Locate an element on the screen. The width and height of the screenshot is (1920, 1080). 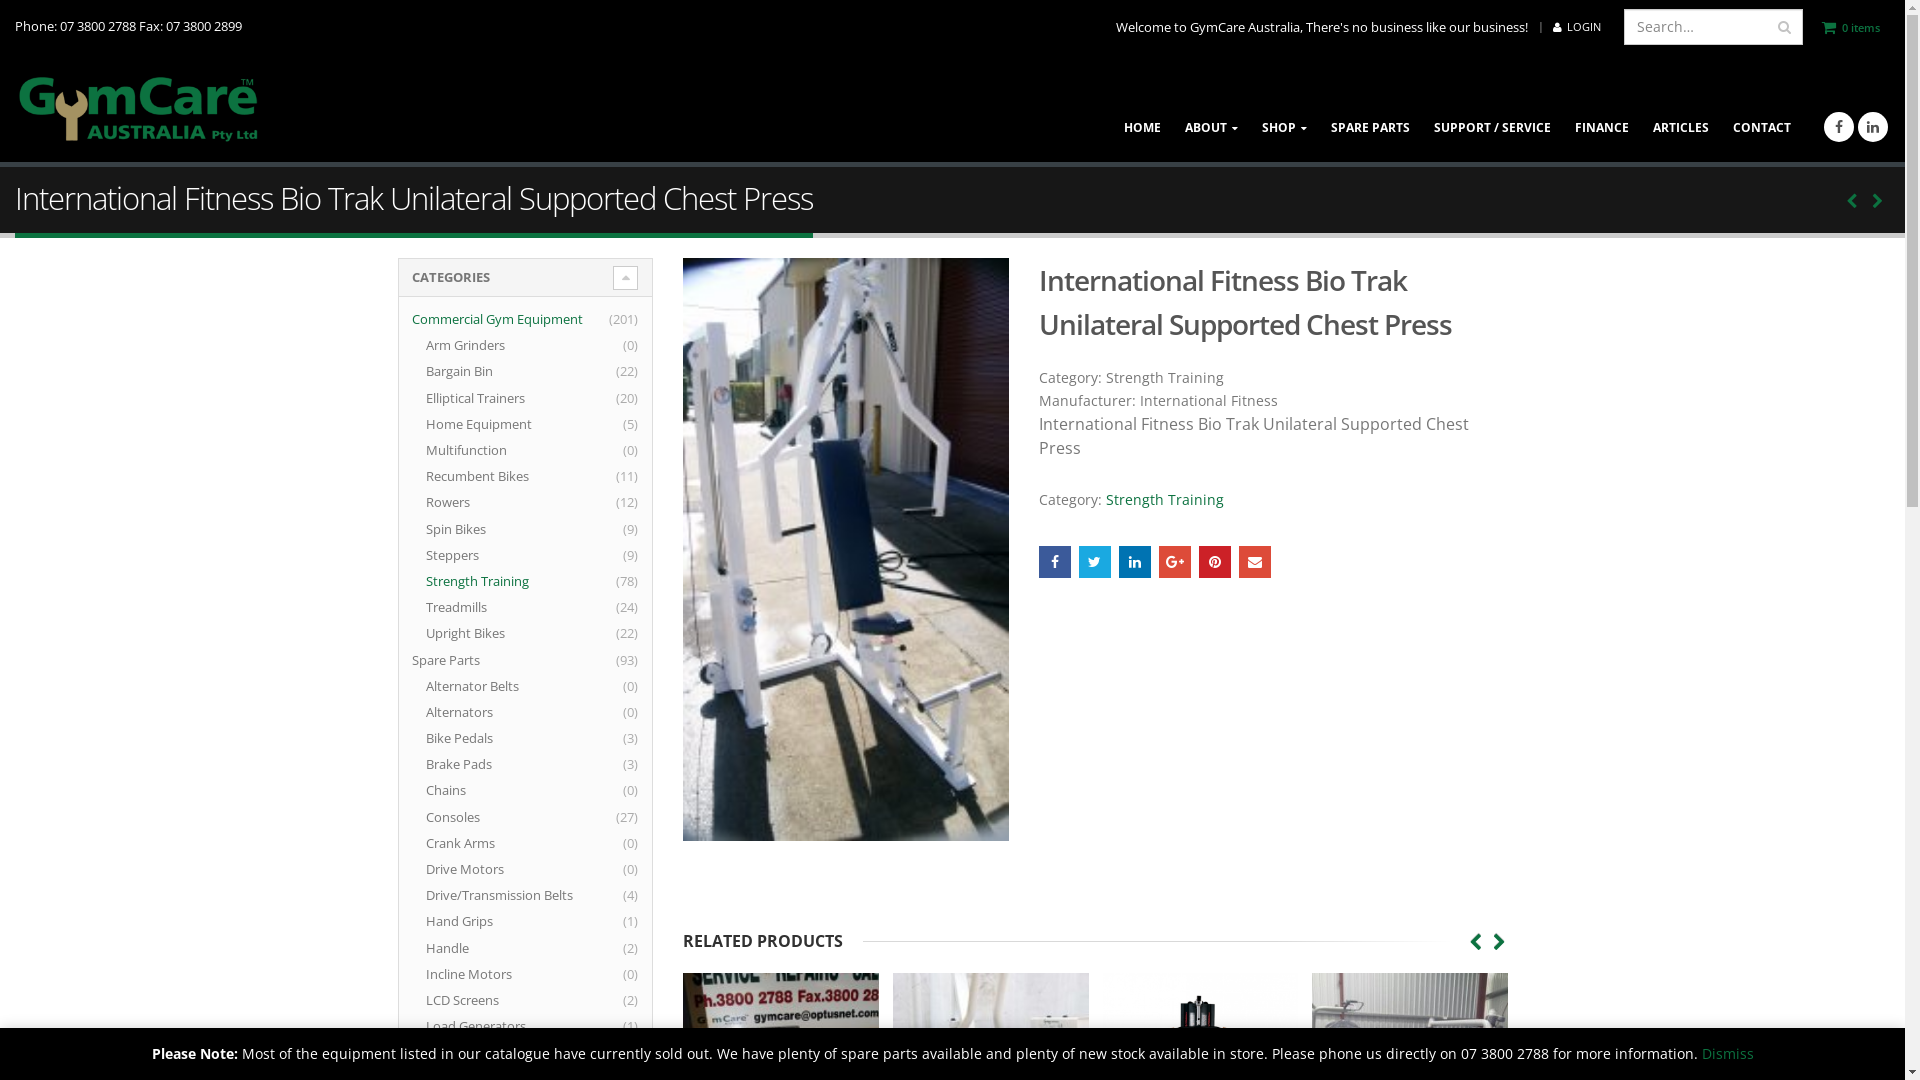
'Spin Bikes' is located at coordinates (467, 527).